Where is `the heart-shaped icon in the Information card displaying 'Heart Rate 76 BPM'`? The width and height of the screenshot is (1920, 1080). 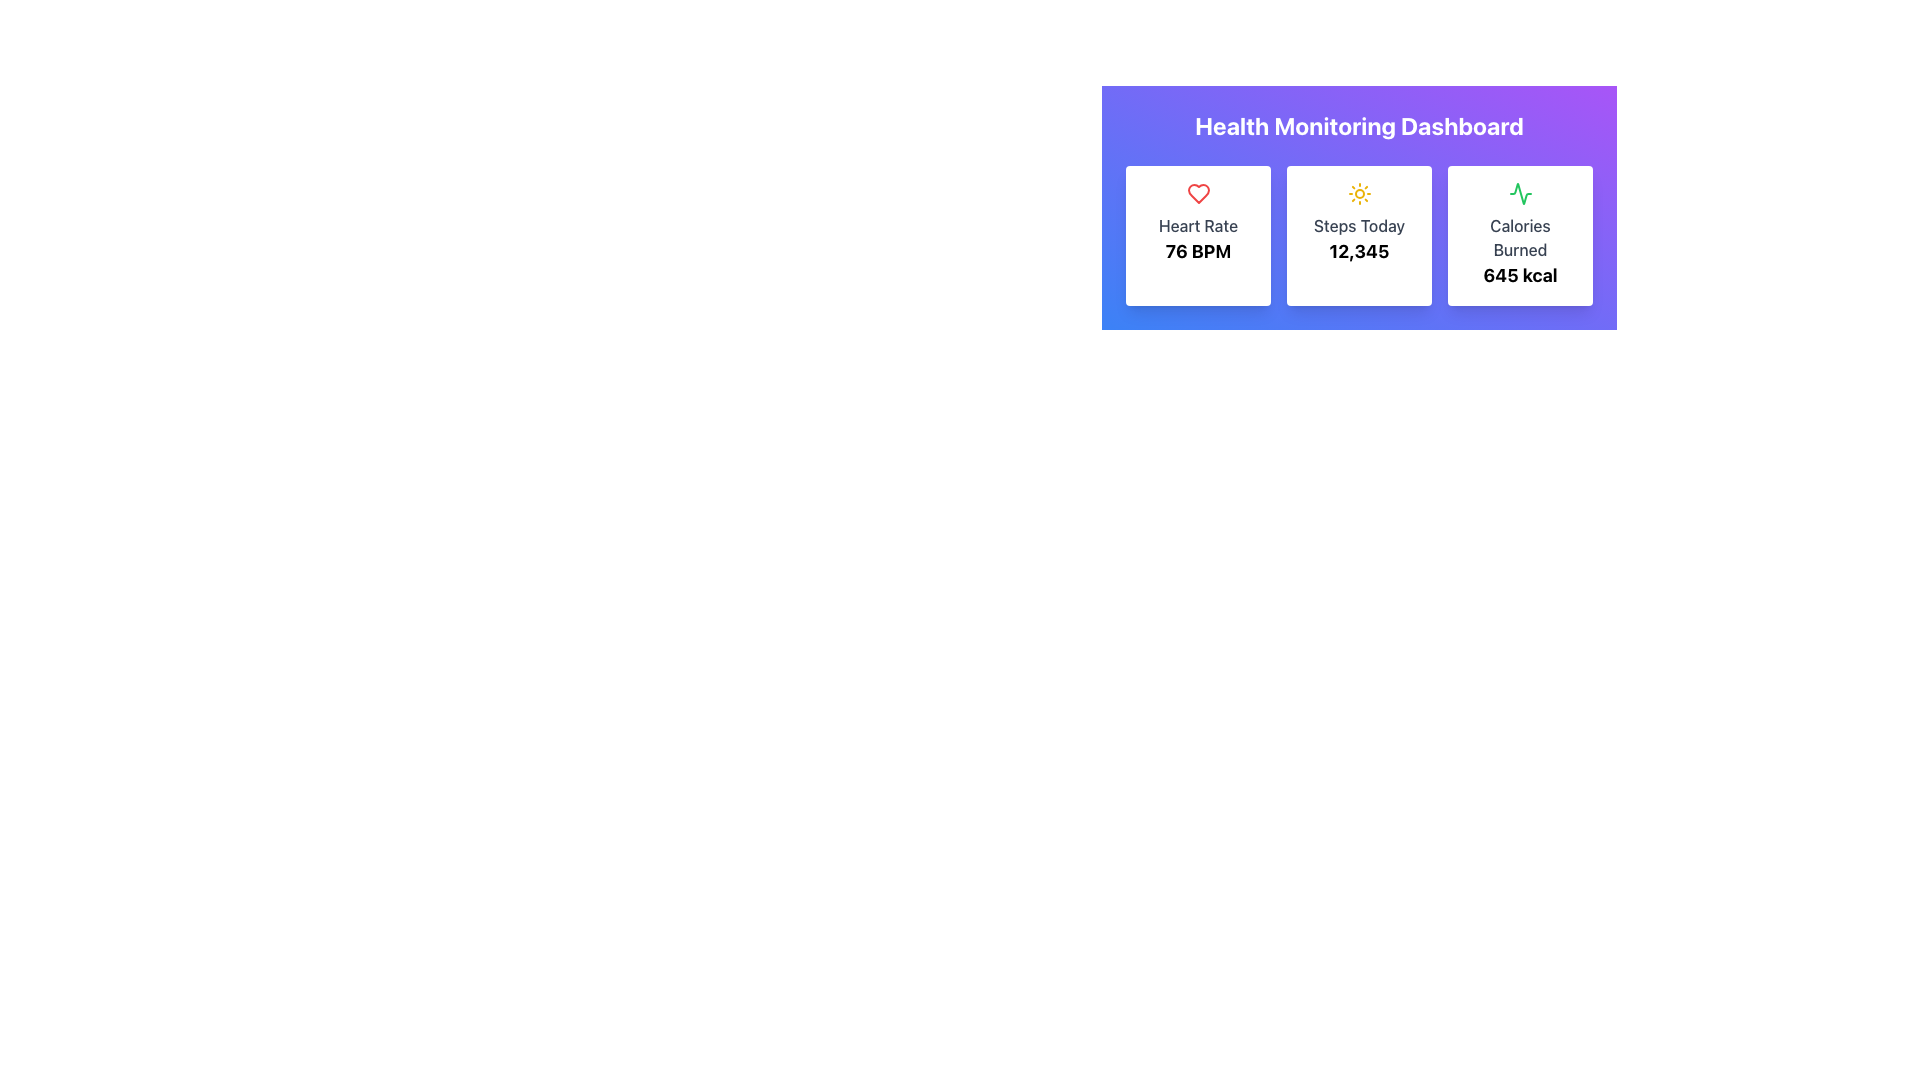
the heart-shaped icon in the Information card displaying 'Heart Rate 76 BPM' is located at coordinates (1198, 234).